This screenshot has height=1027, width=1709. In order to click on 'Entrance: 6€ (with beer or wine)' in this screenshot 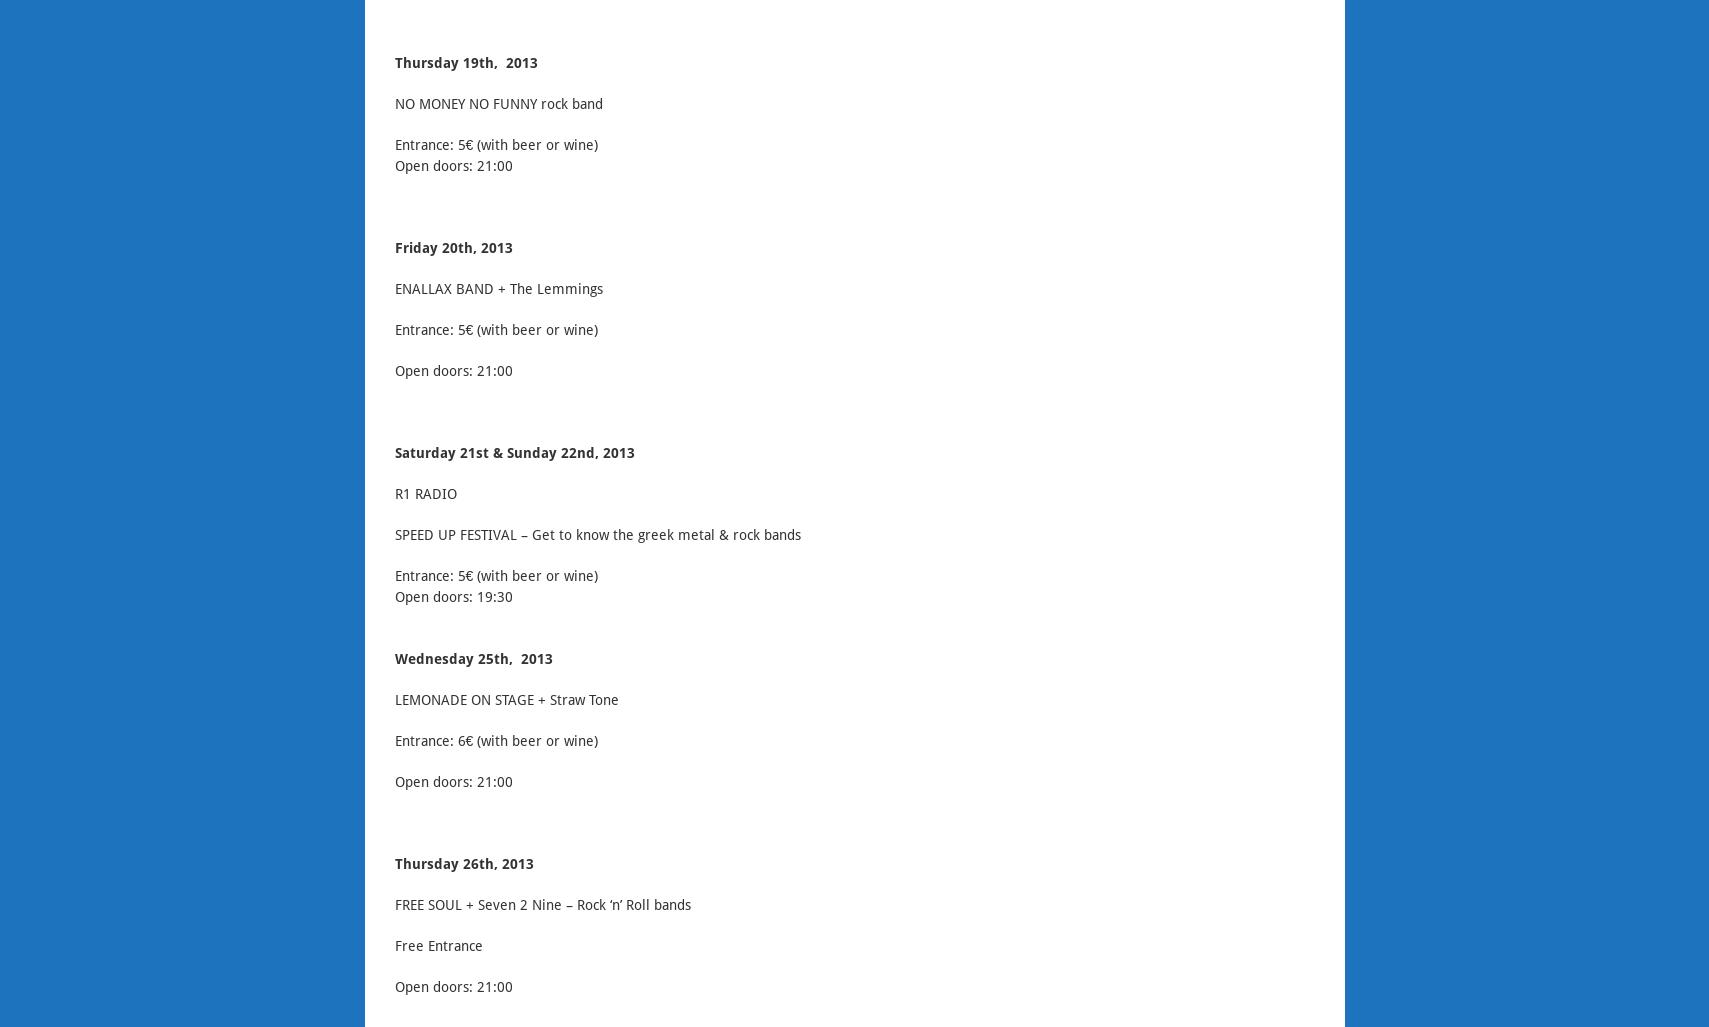, I will do `click(494, 742)`.